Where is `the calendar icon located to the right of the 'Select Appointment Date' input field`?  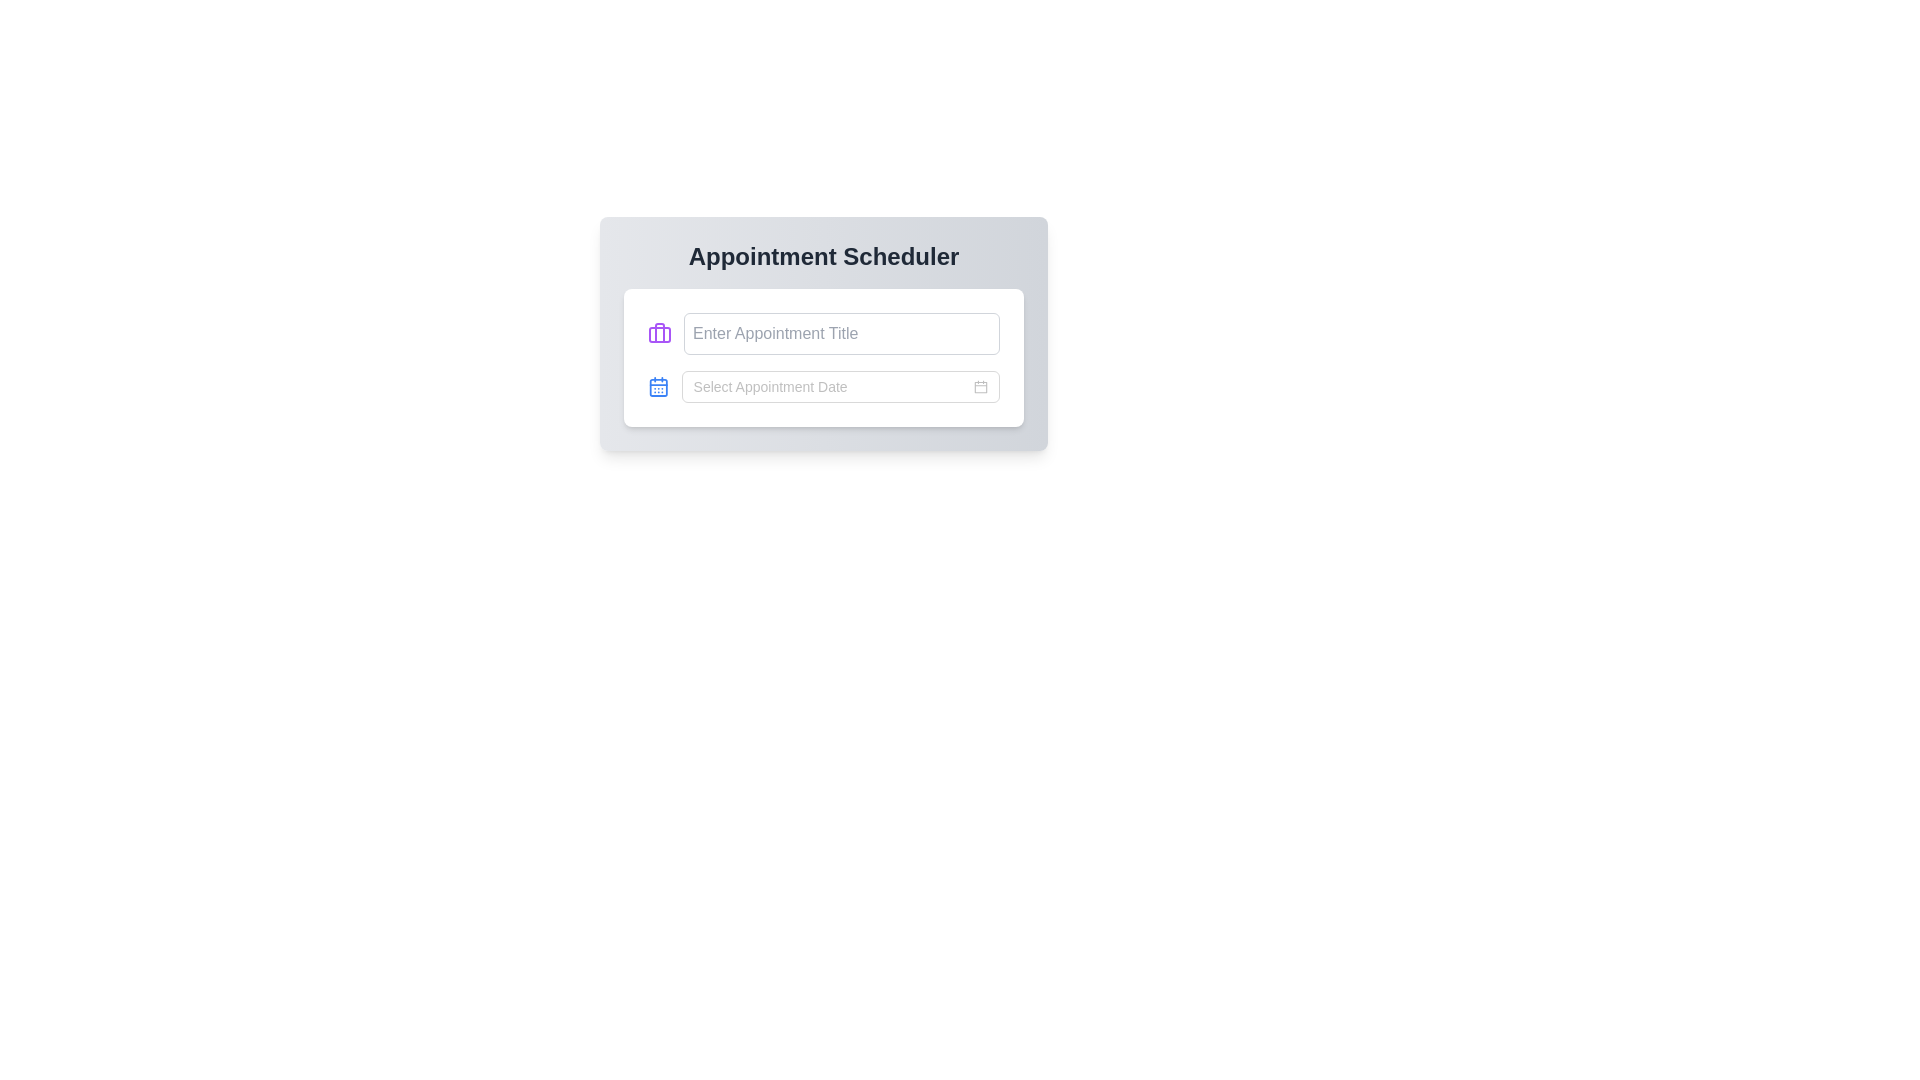
the calendar icon located to the right of the 'Select Appointment Date' input field is located at coordinates (980, 386).